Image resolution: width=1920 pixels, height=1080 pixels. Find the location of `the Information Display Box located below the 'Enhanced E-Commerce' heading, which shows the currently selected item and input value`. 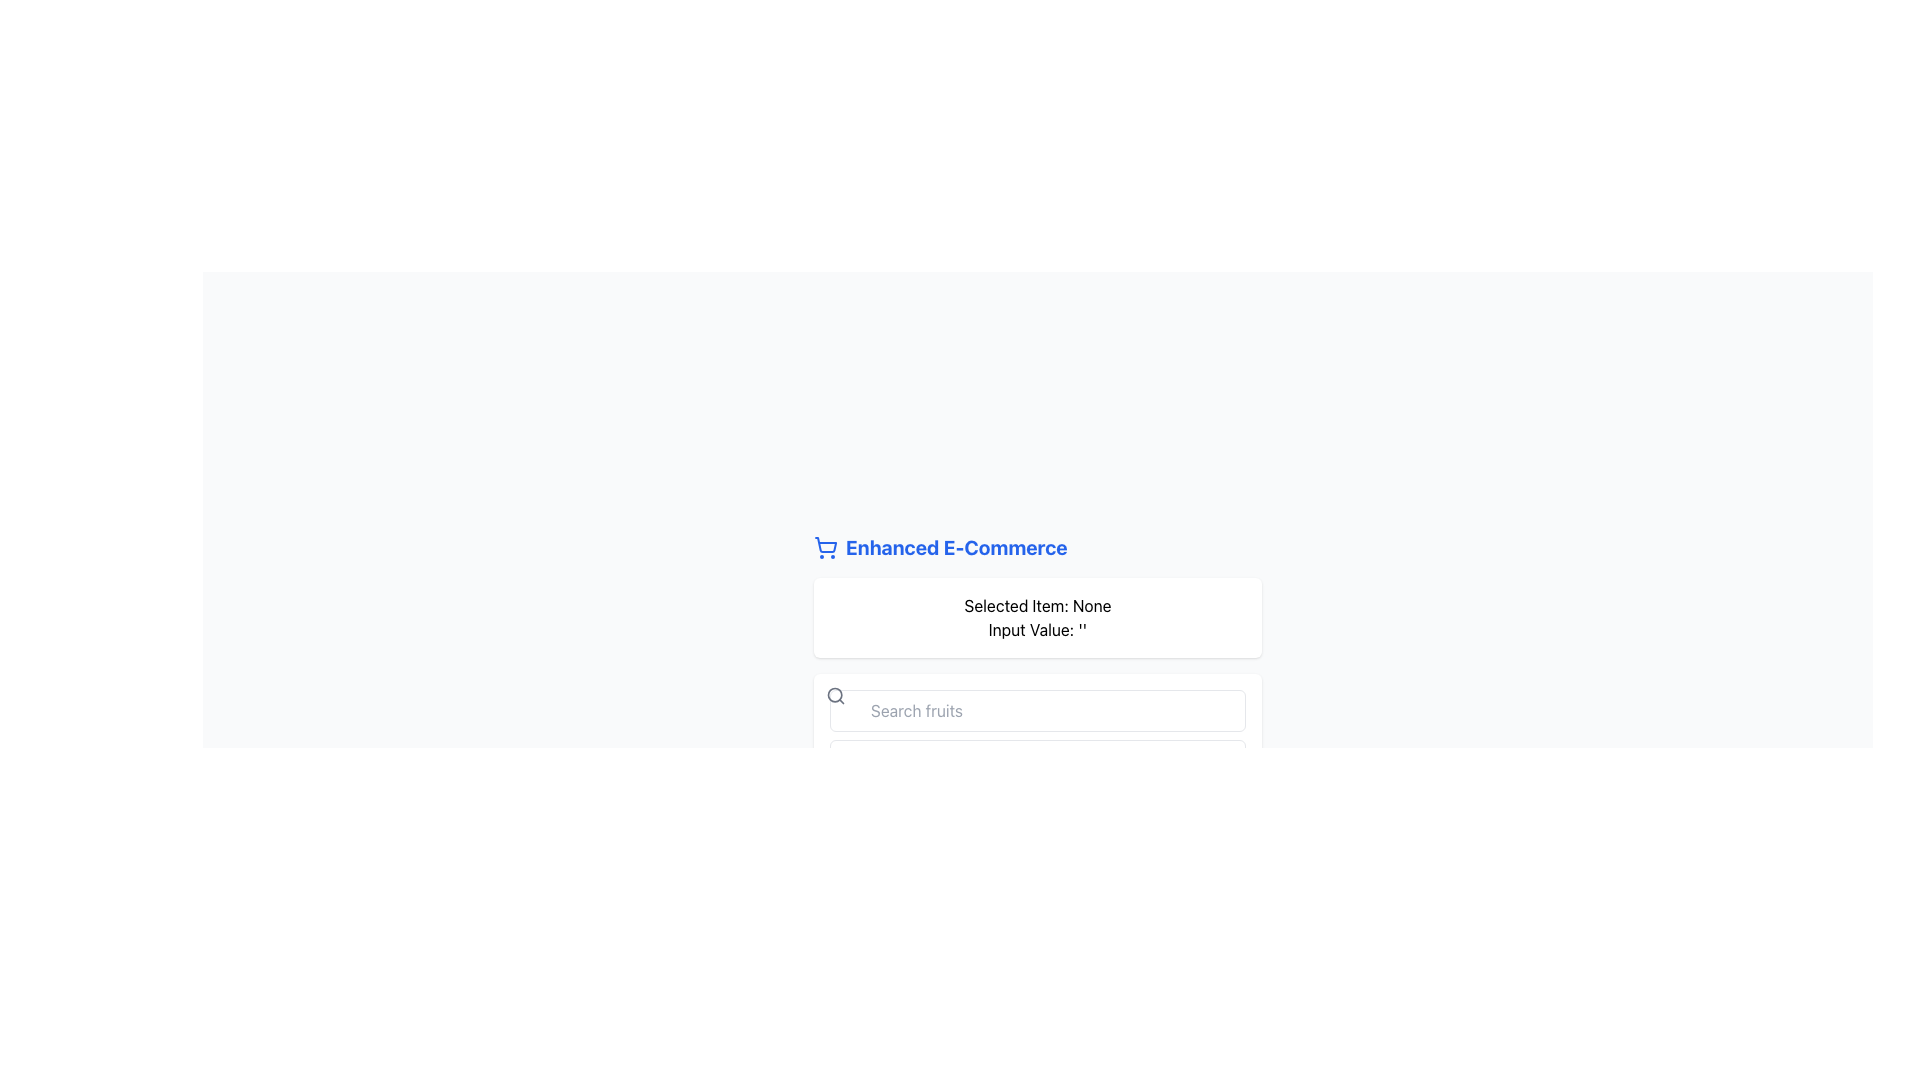

the Information Display Box located below the 'Enhanced E-Commerce' heading, which shows the currently selected item and input value is located at coordinates (1037, 616).